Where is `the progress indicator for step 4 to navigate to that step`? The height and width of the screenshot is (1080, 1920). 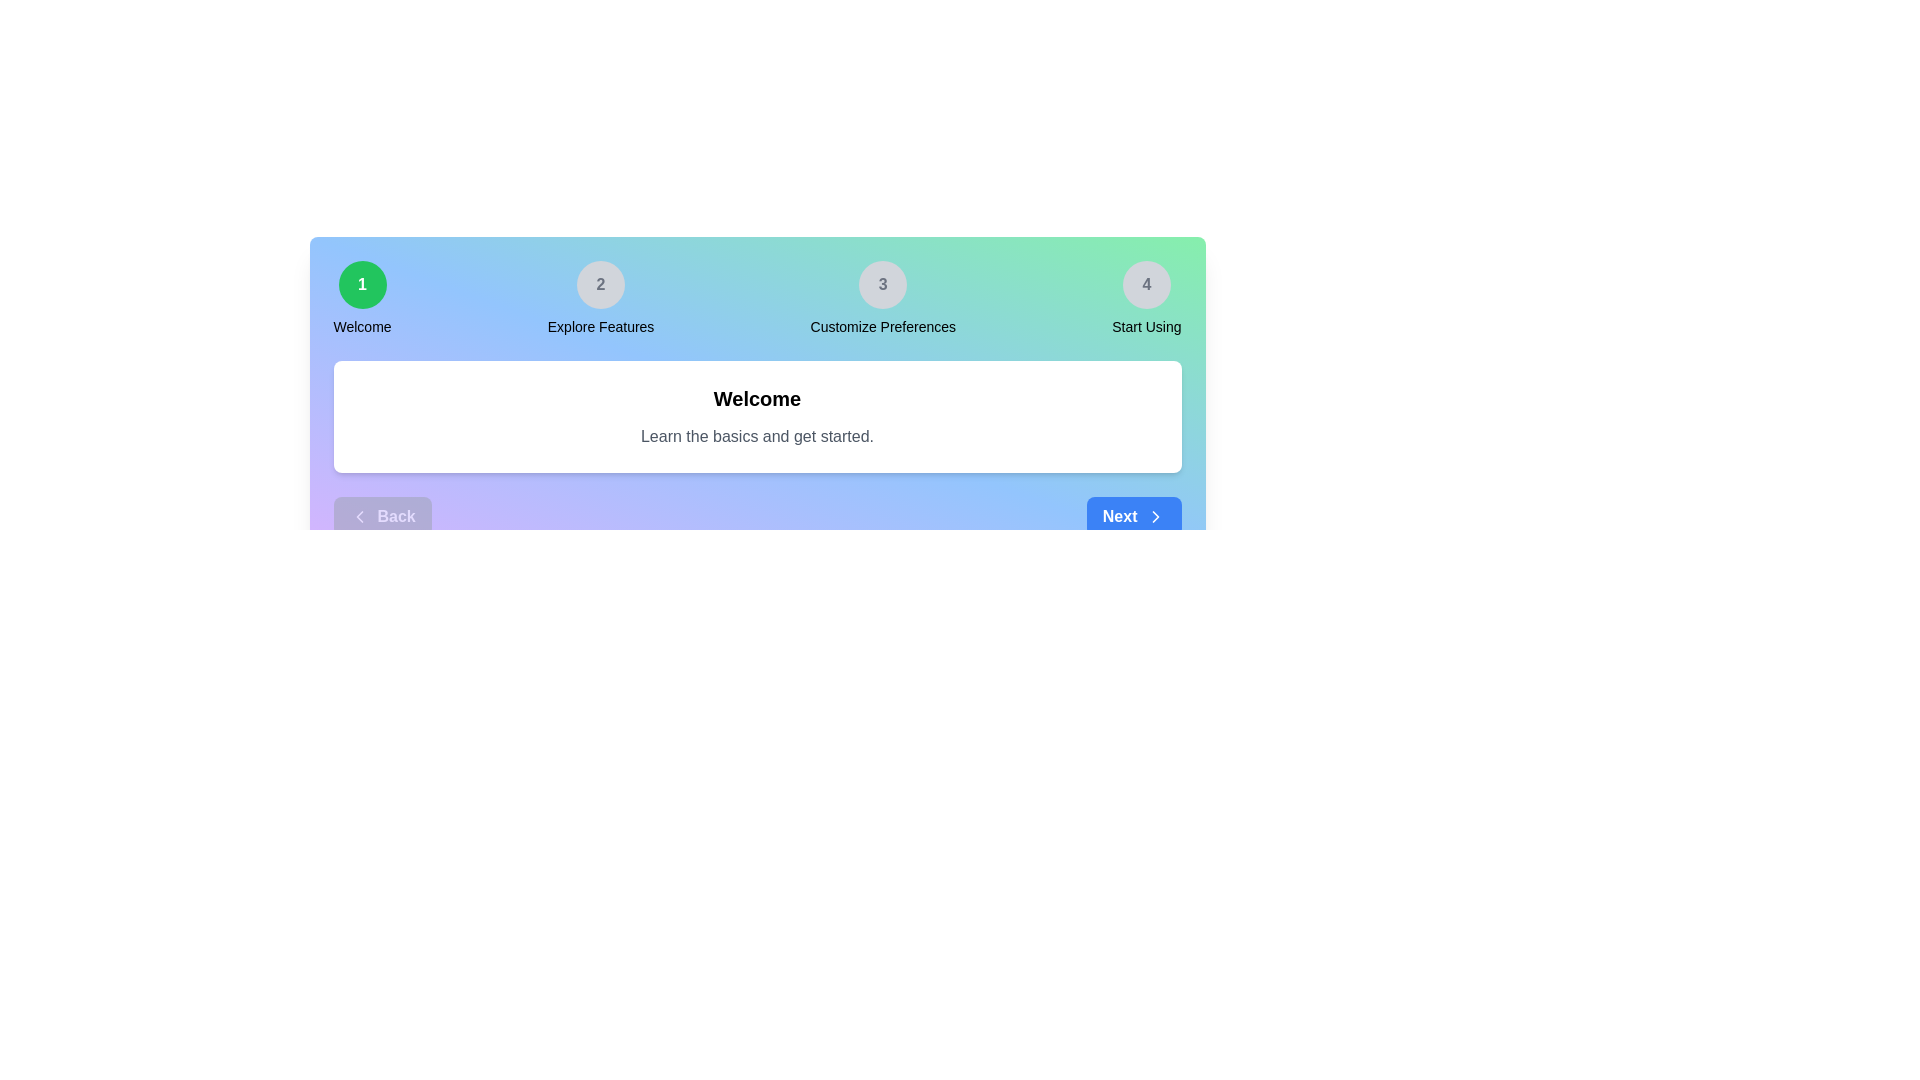 the progress indicator for step 4 to navigate to that step is located at coordinates (1146, 285).